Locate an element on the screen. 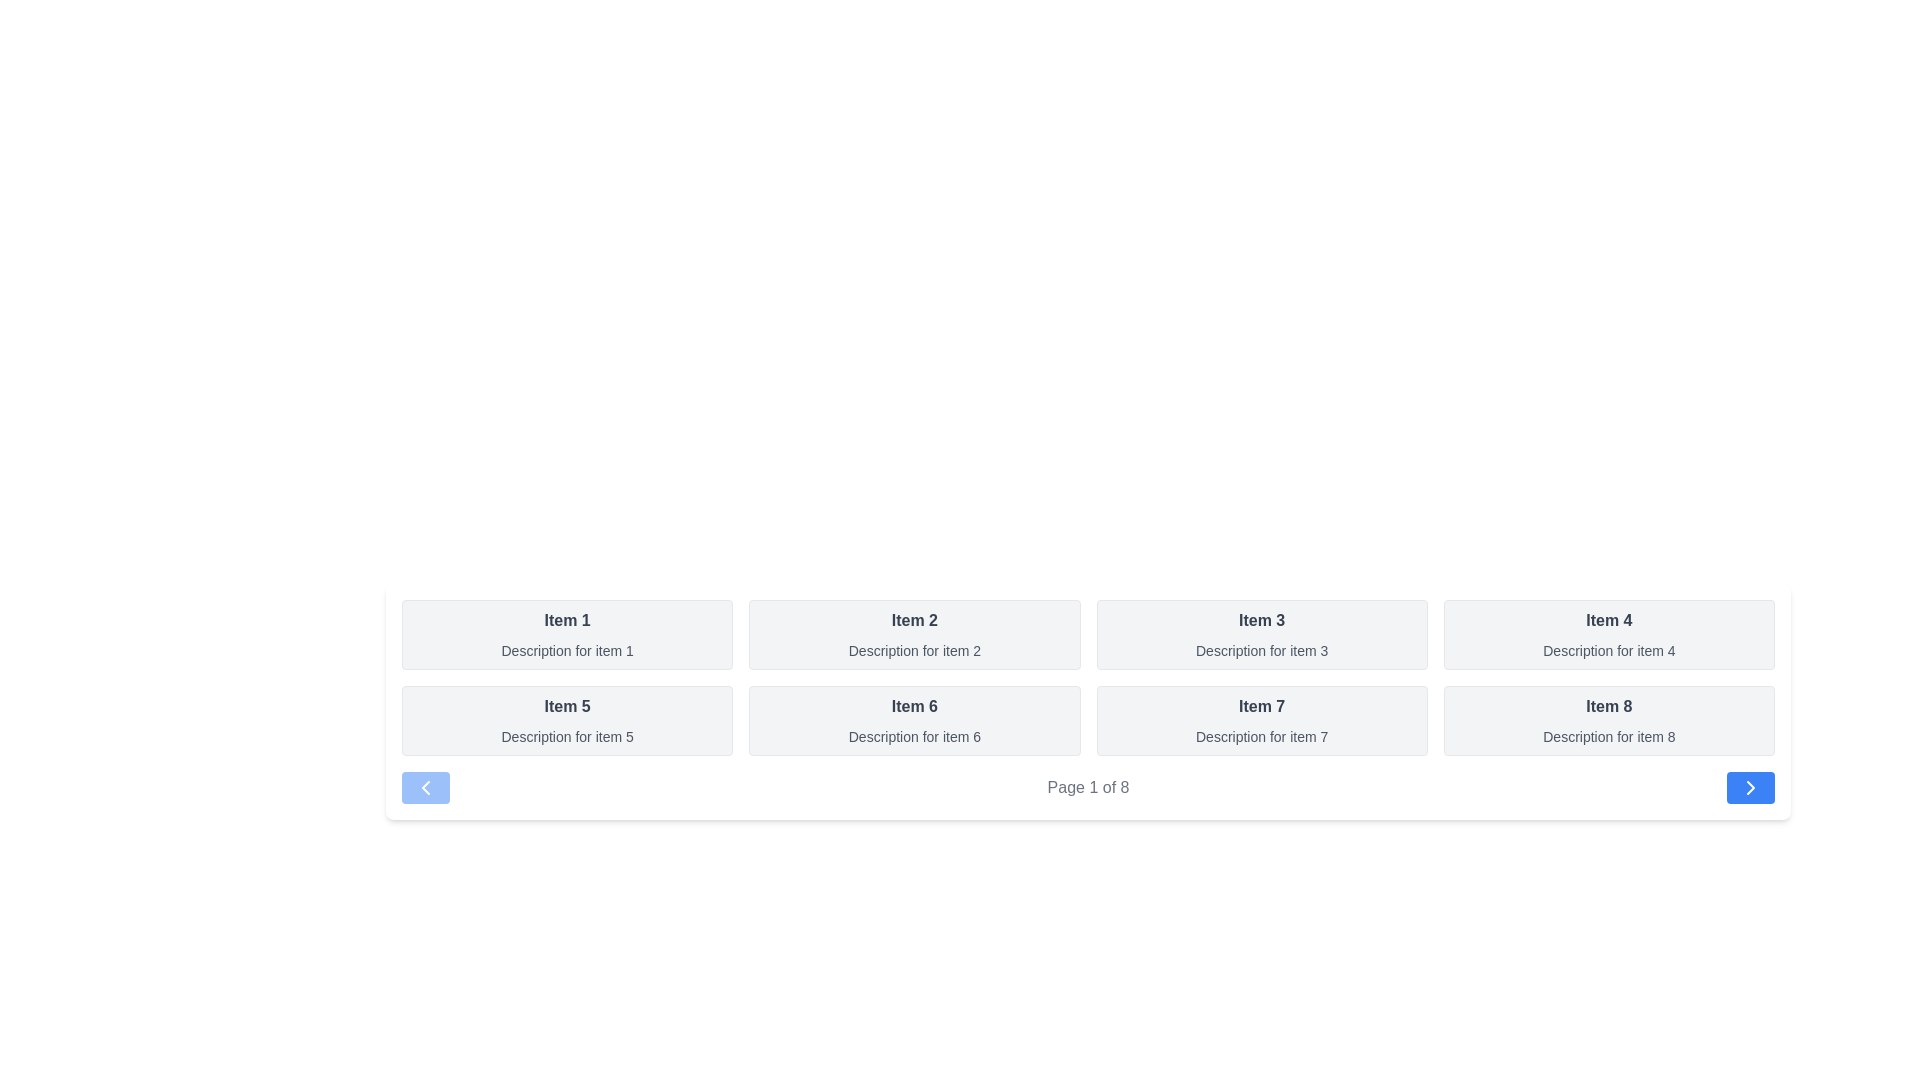 This screenshot has width=1920, height=1080. the text label displaying 'Description for item 5', which is is located at coordinates (566, 736).